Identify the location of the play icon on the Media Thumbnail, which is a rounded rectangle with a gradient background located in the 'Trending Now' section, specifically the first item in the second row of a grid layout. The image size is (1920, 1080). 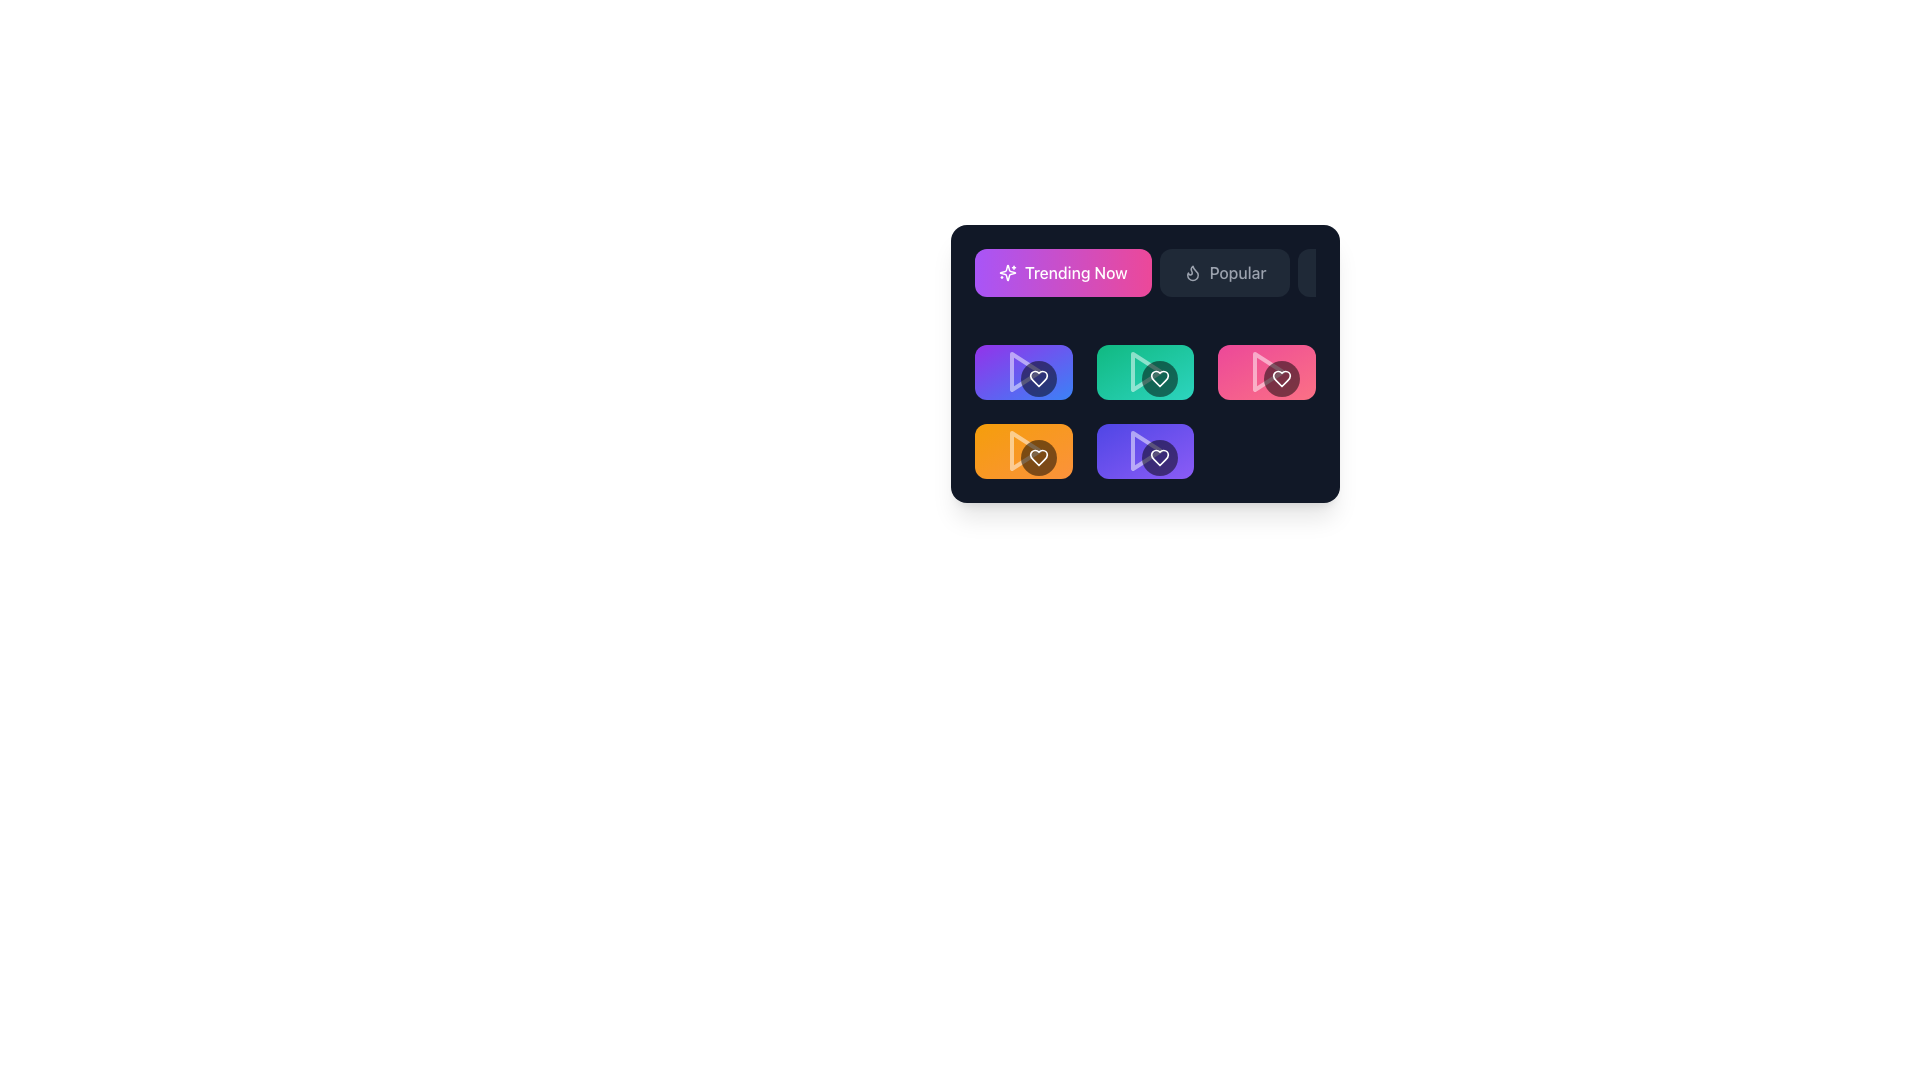
(1023, 372).